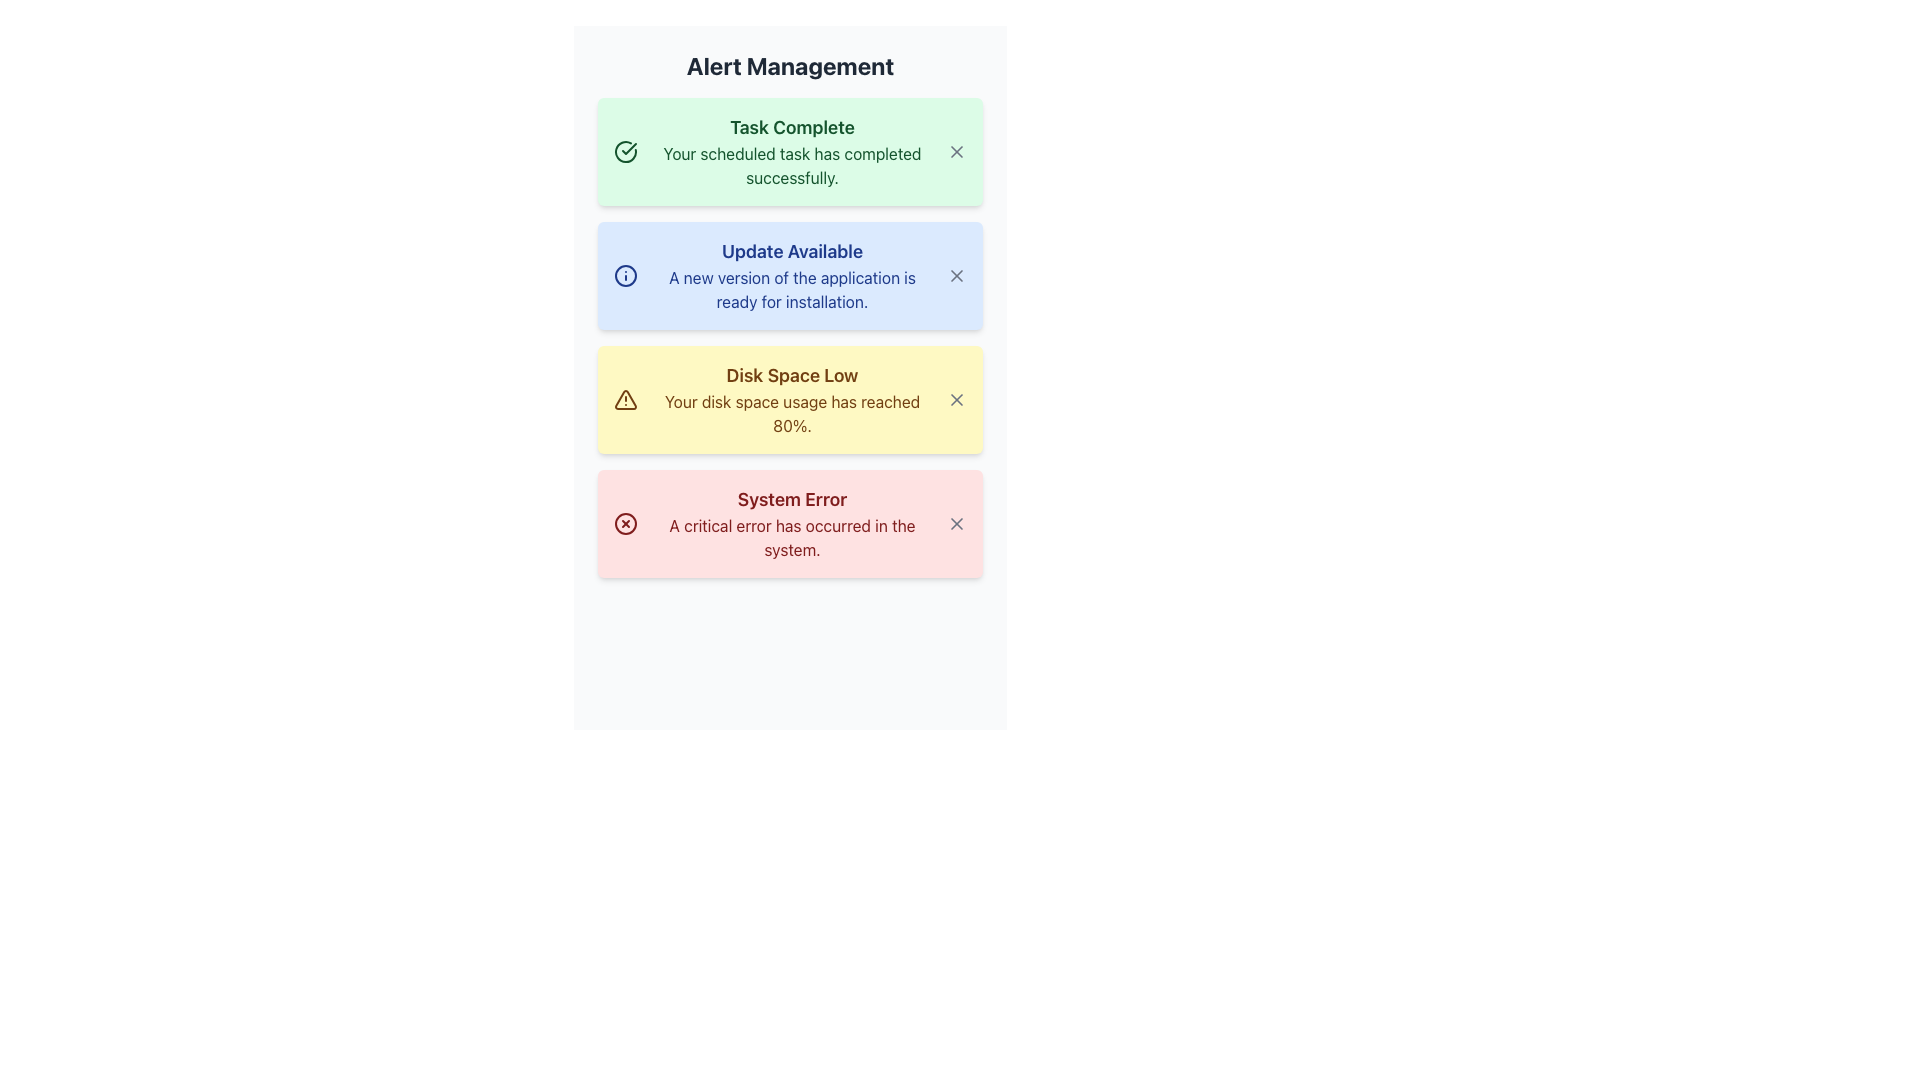 The height and width of the screenshot is (1080, 1920). Describe the element at coordinates (789, 523) in the screenshot. I see `the 'System Error' notification card, which is the last card in the notification area, located below the 'Disk Space Low' notification` at that location.